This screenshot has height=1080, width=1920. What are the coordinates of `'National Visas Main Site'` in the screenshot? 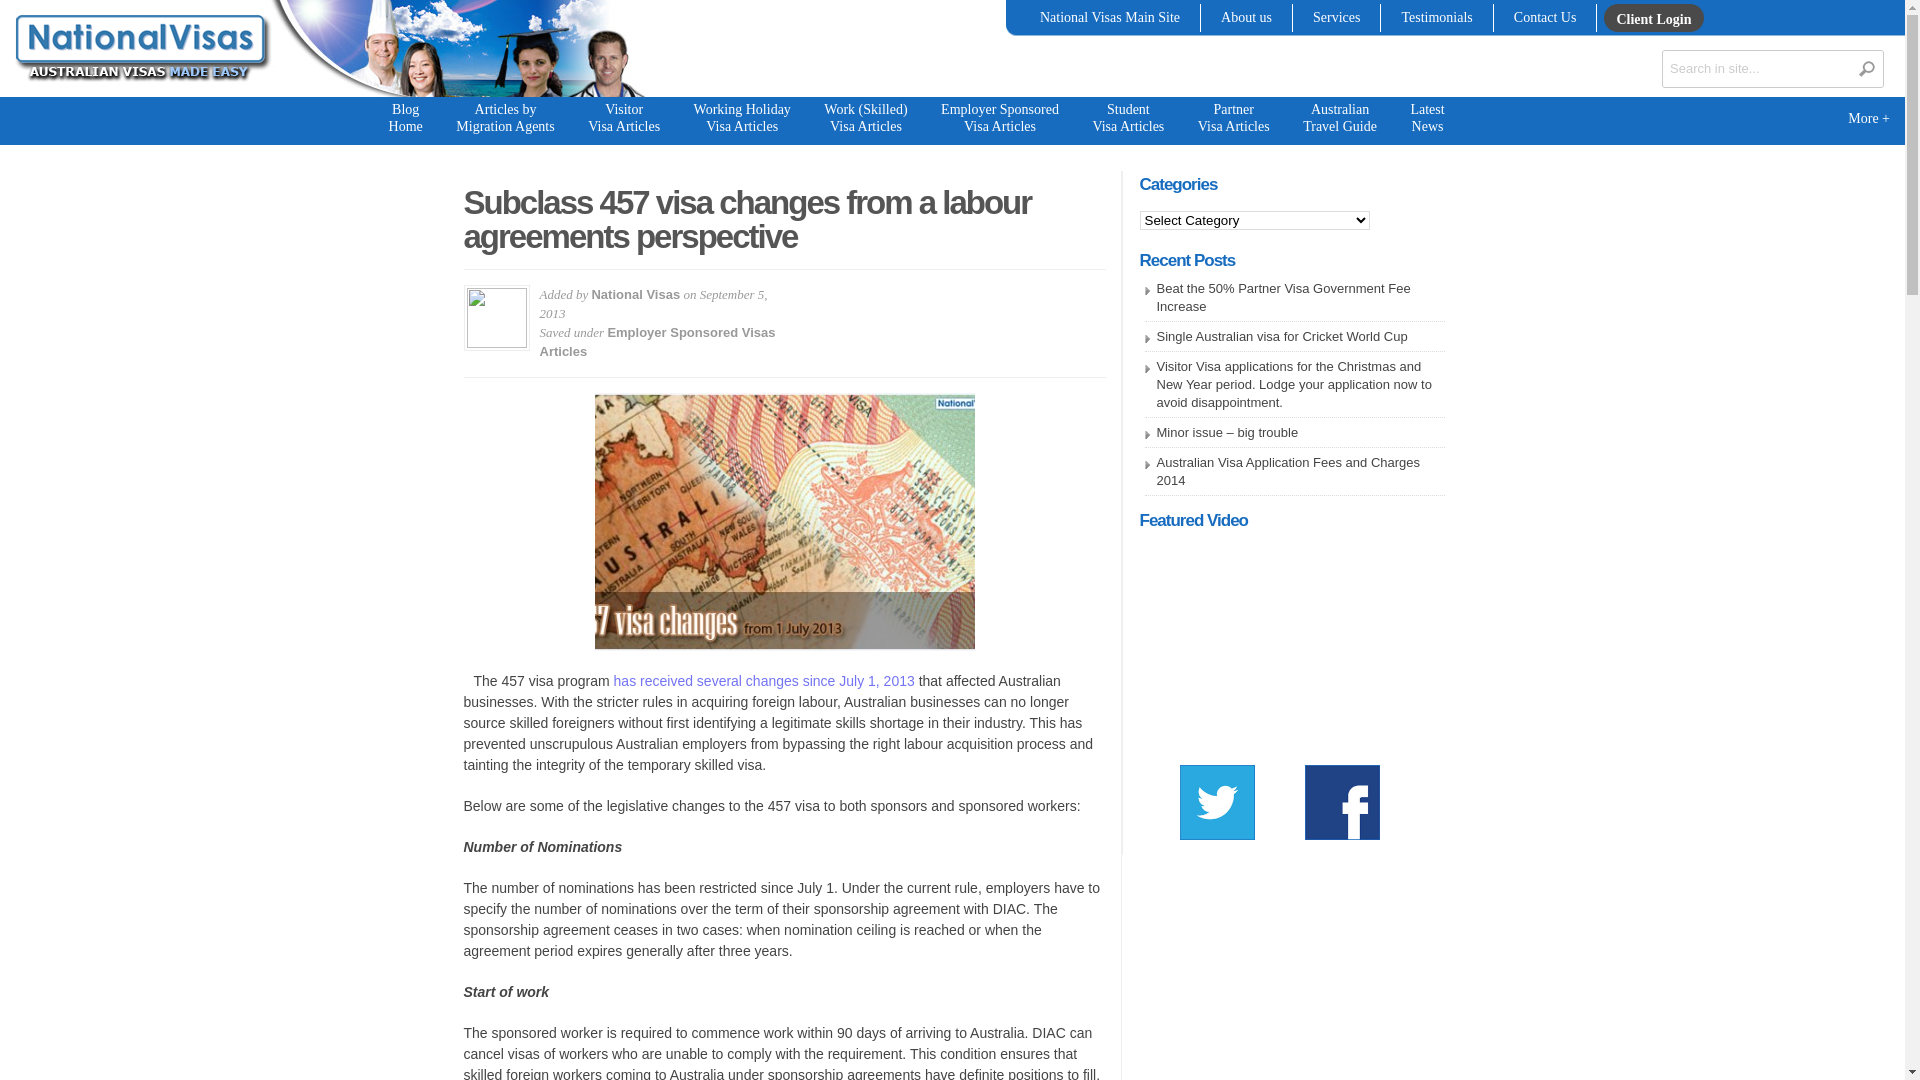 It's located at (1108, 18).